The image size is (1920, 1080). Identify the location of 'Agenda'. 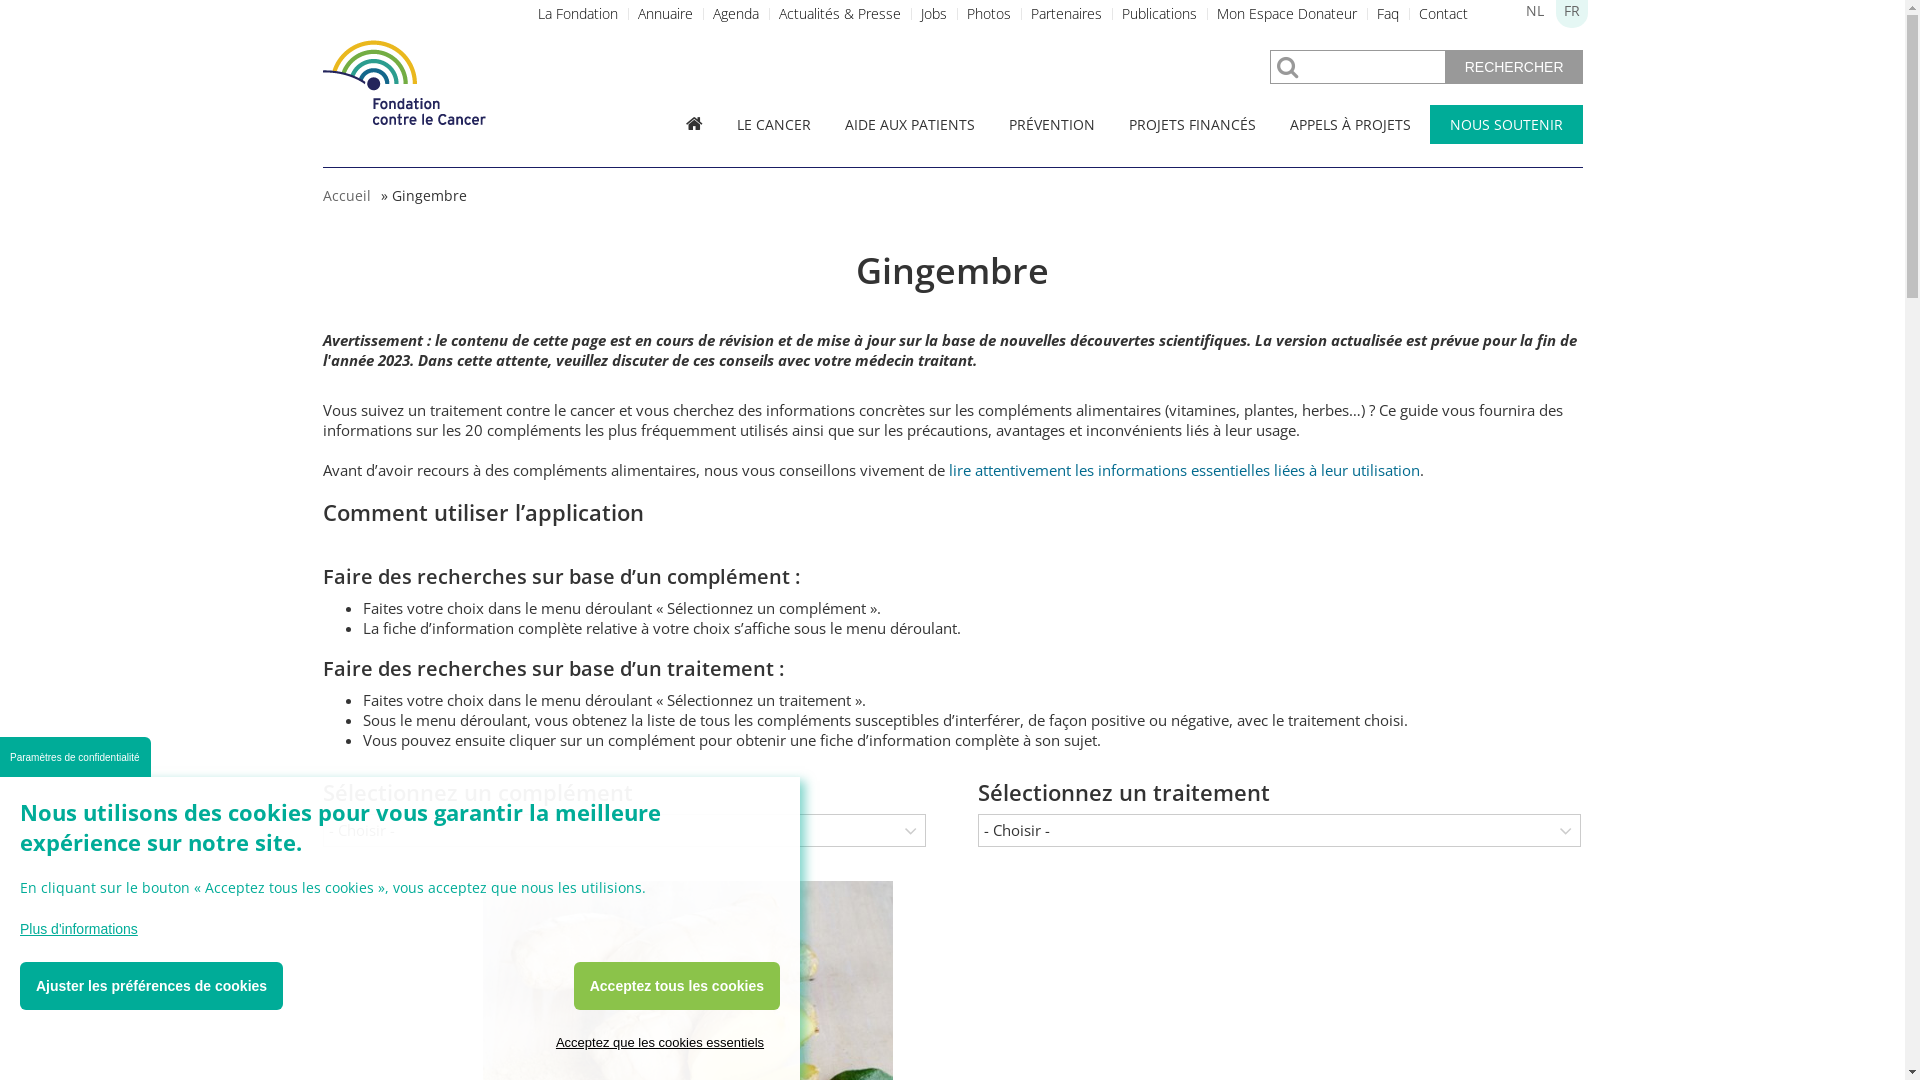
(733, 13).